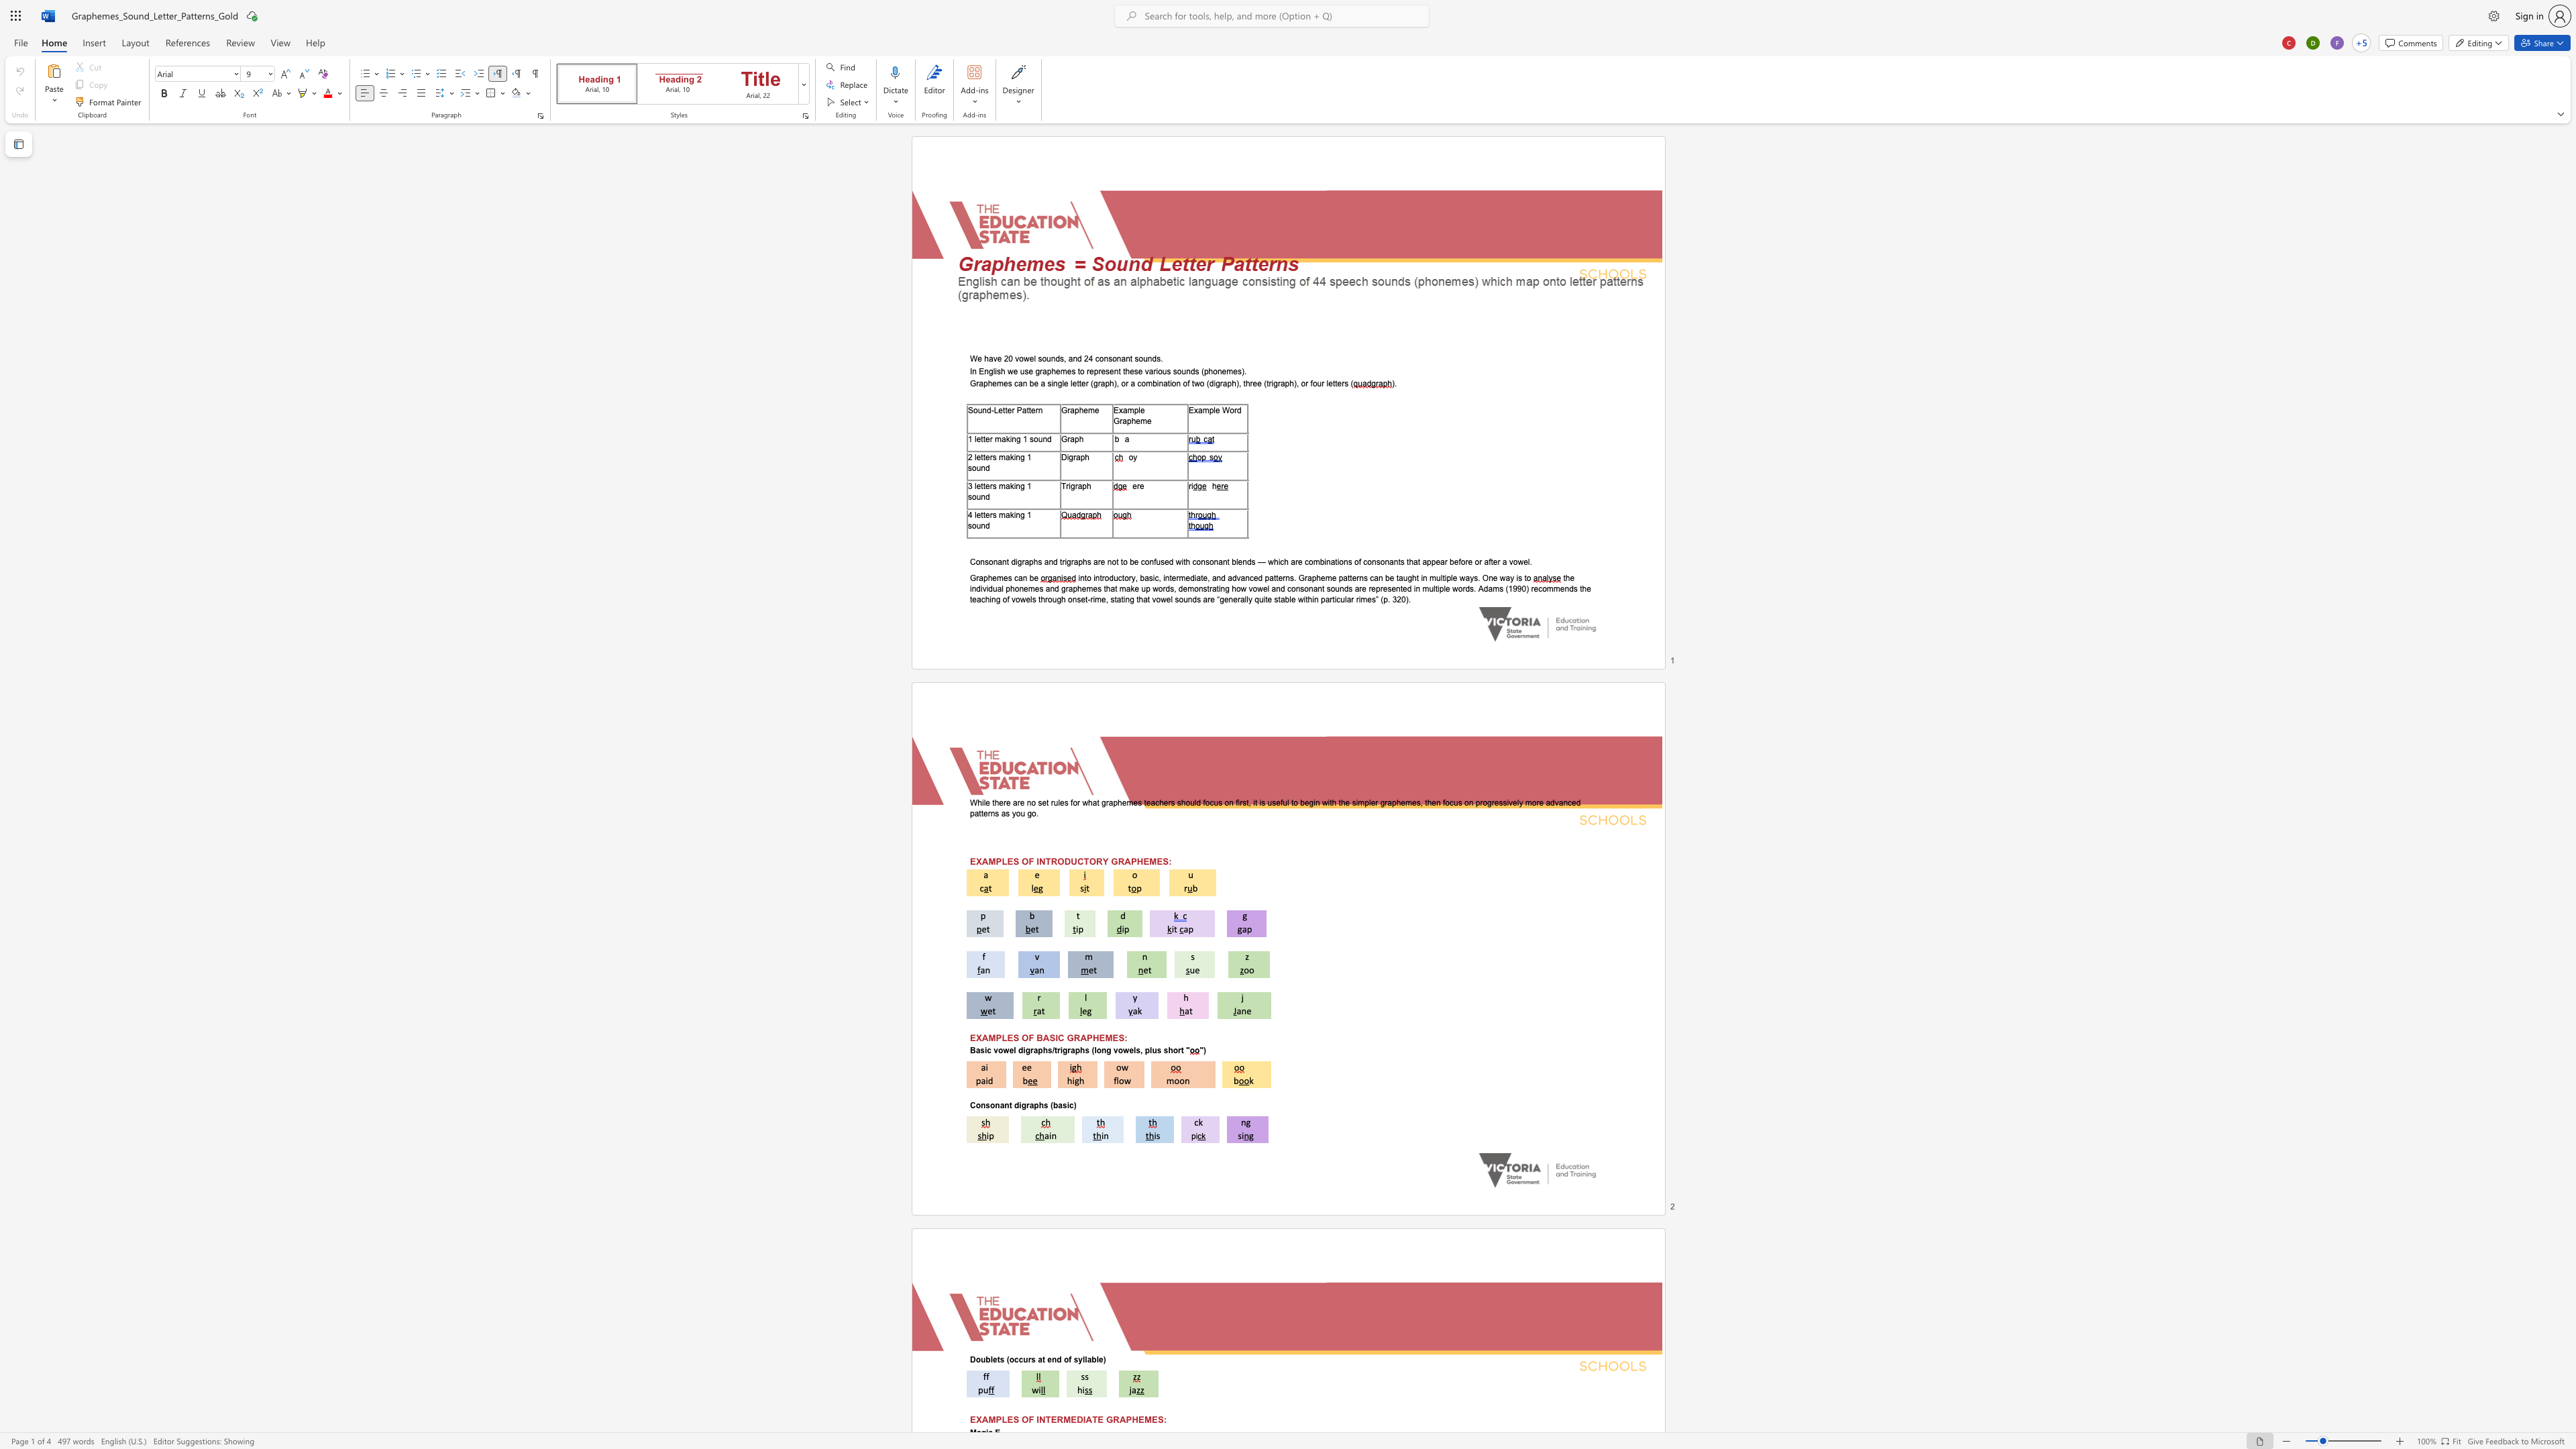  I want to click on the 1th character "p" in the text, so click(1205, 370).